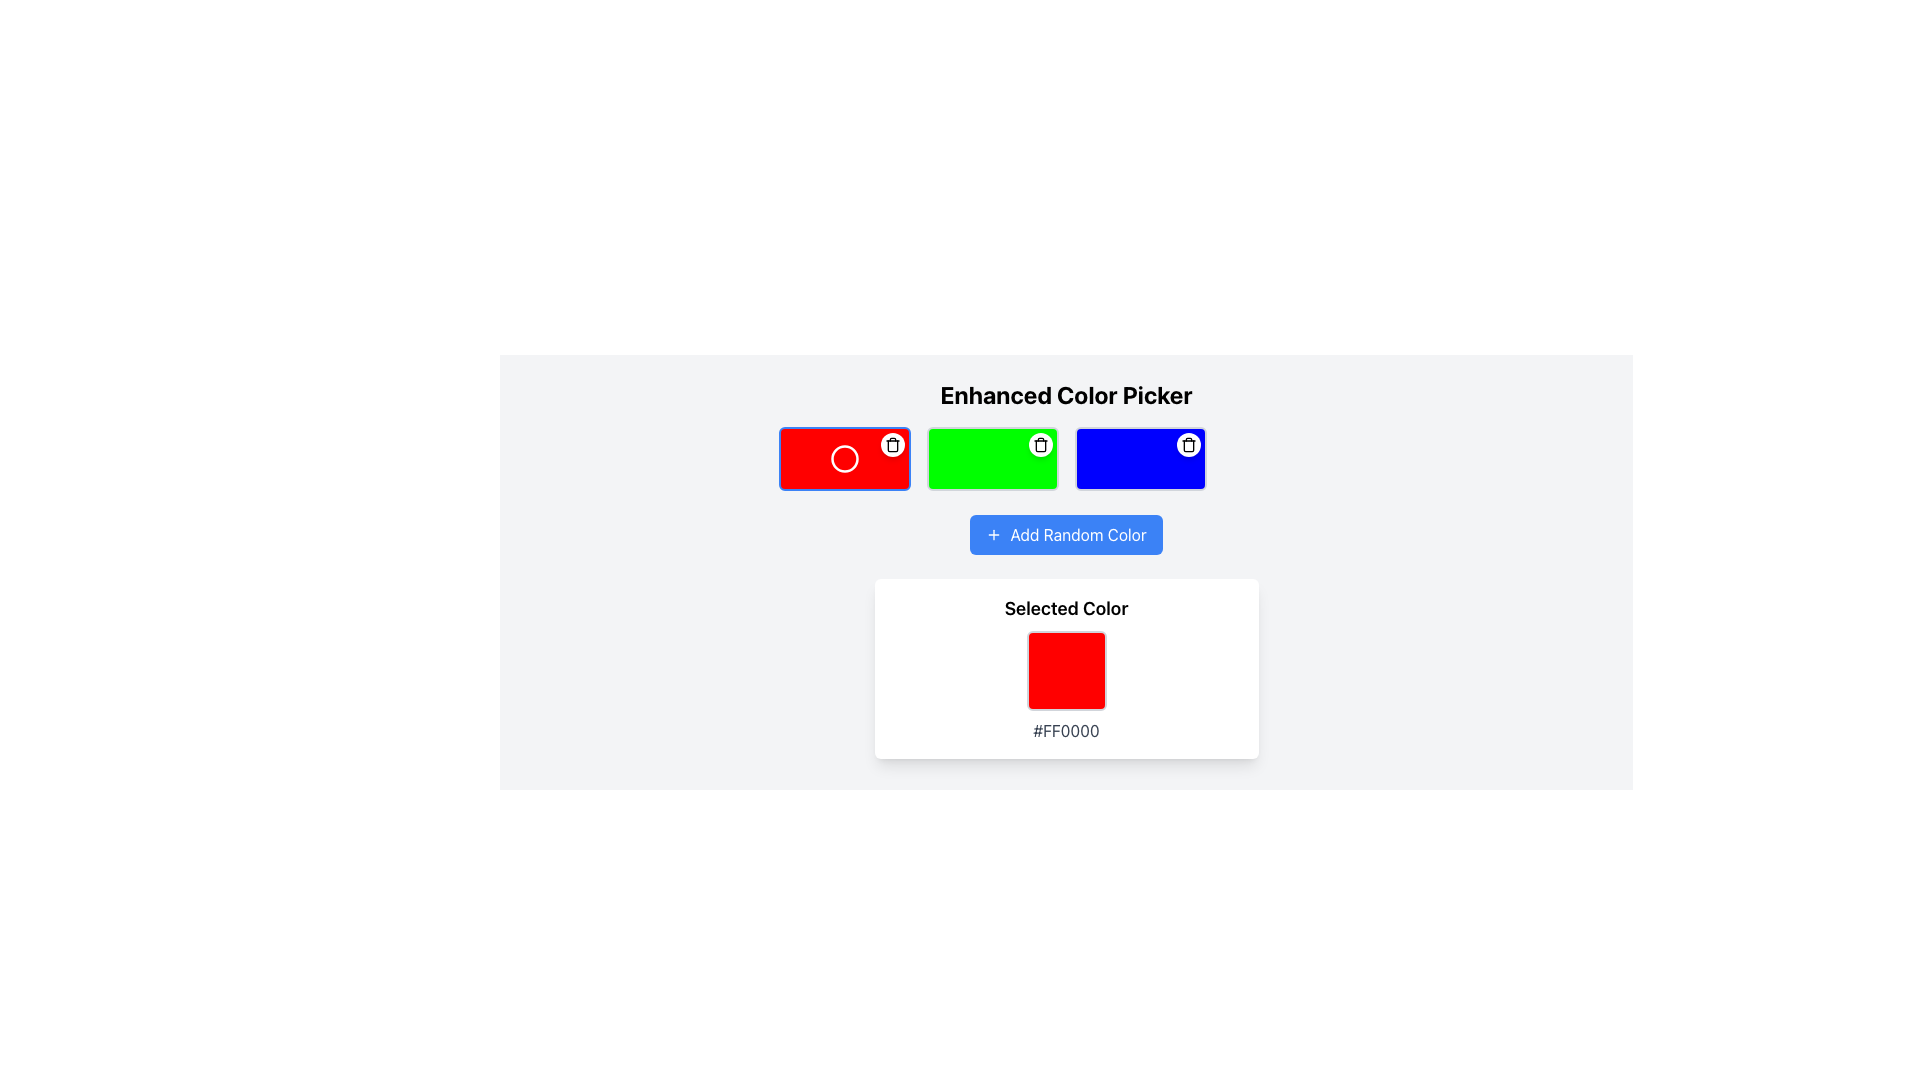 This screenshot has width=1920, height=1080. Describe the element at coordinates (1188, 443) in the screenshot. I see `the delete button located in the upper-right corner of the third blue color box` at that location.